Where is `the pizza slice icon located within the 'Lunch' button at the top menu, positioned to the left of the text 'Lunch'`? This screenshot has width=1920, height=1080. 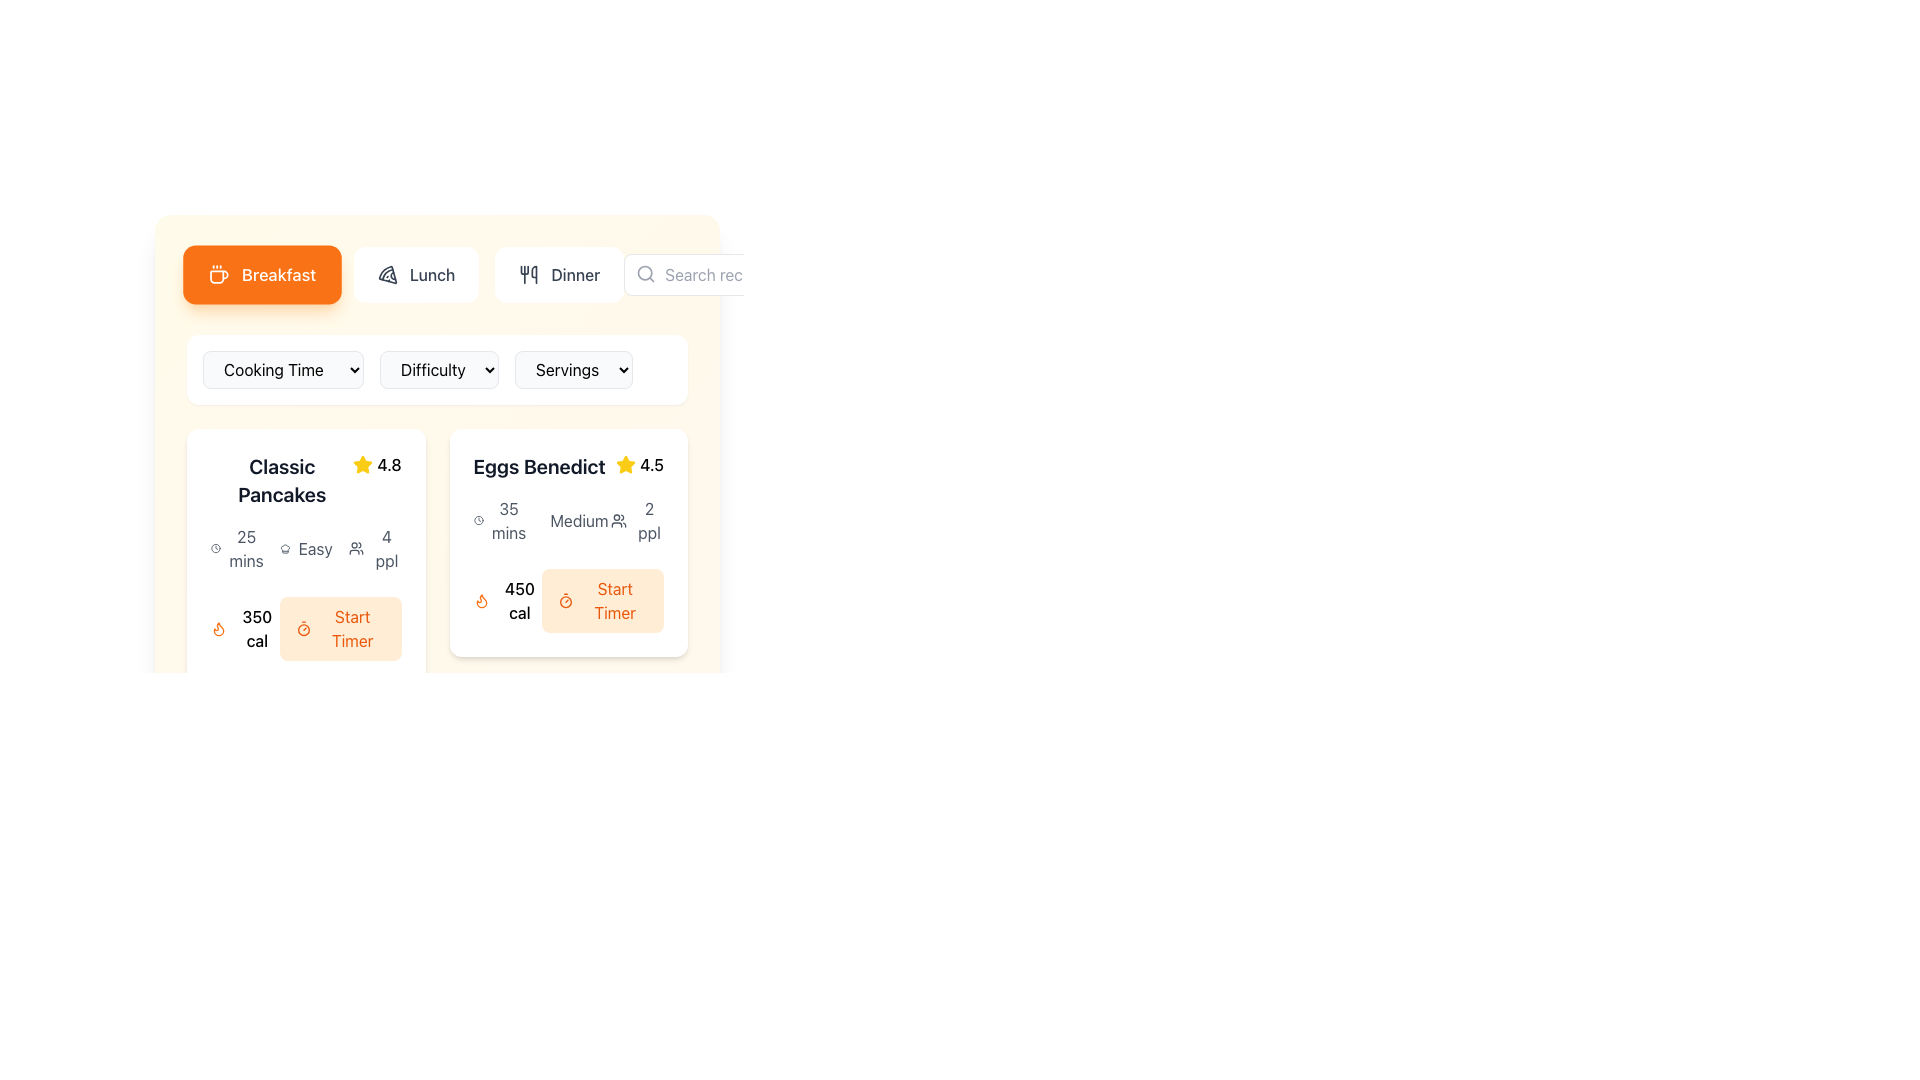
the pizza slice icon located within the 'Lunch' button at the top menu, positioned to the left of the text 'Lunch' is located at coordinates (387, 274).